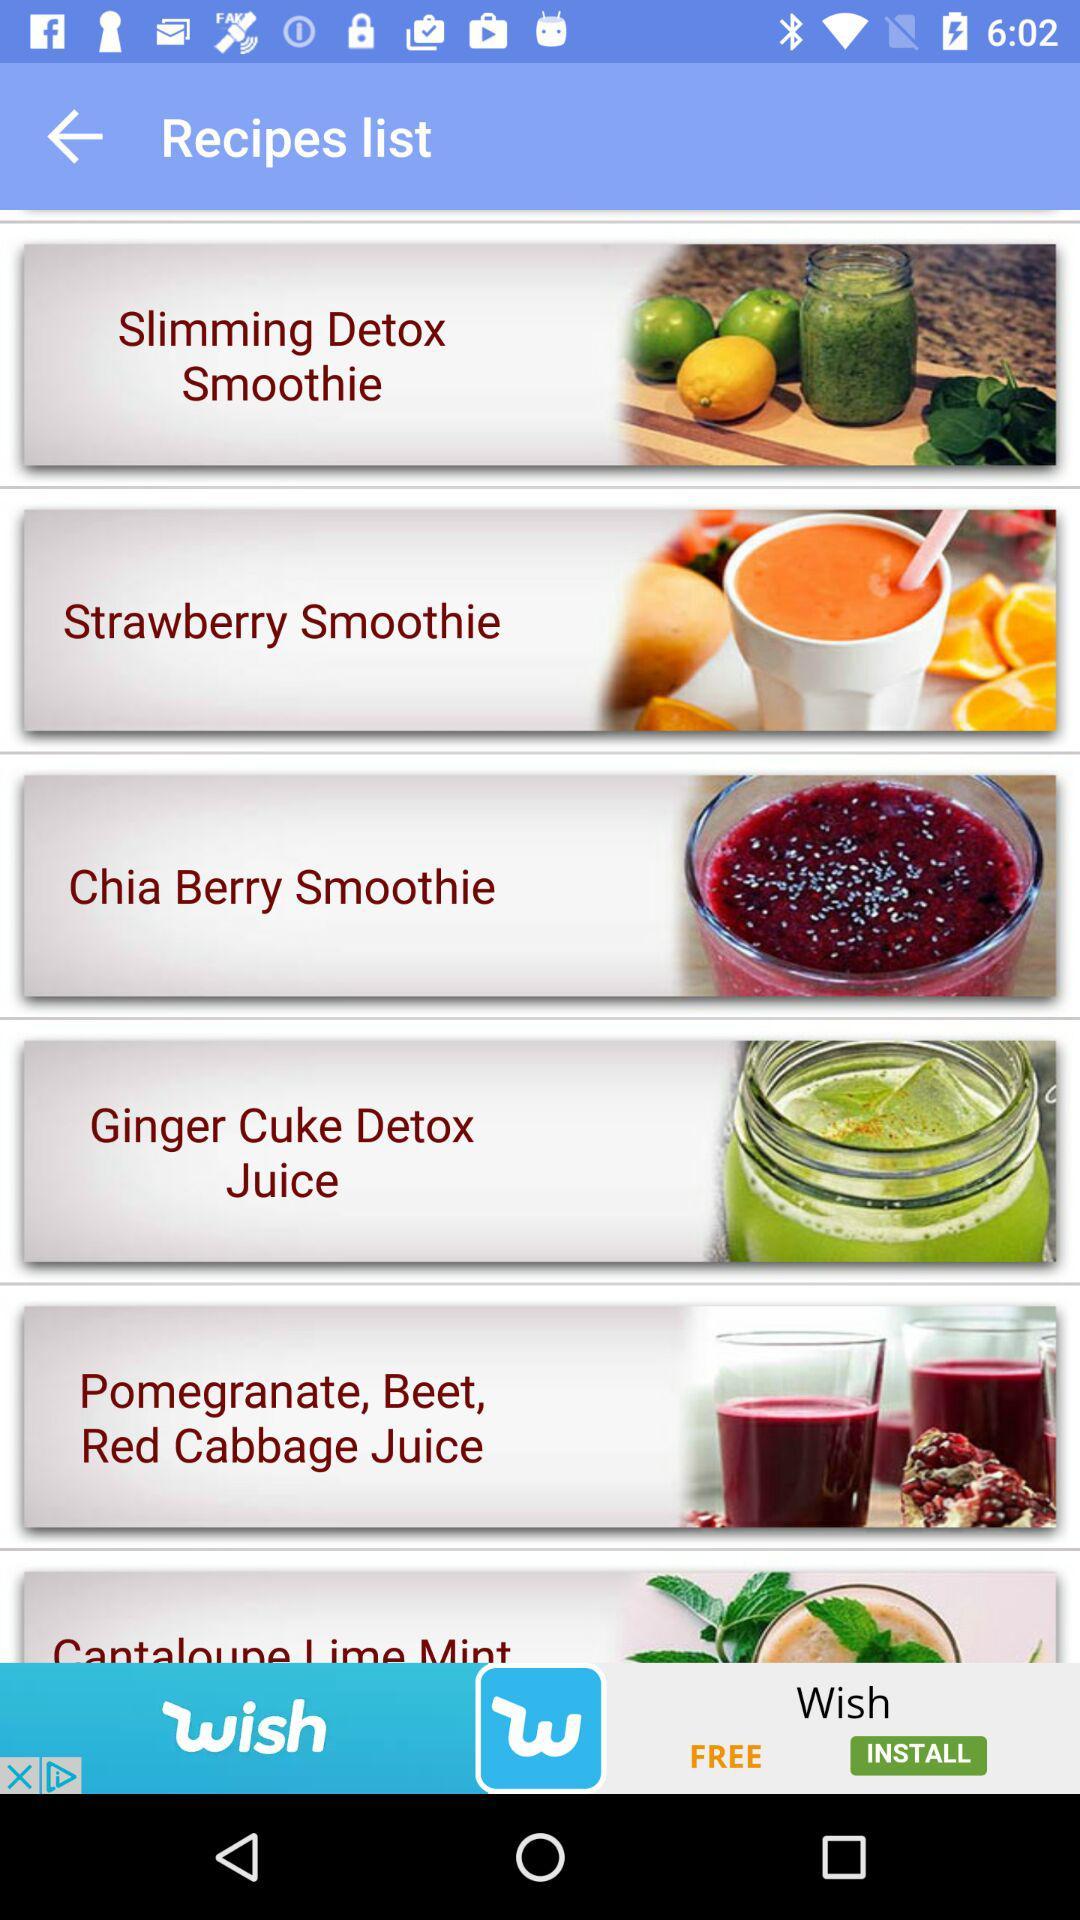 Image resolution: width=1080 pixels, height=1920 pixels. Describe the element at coordinates (73, 135) in the screenshot. I see `go back` at that location.